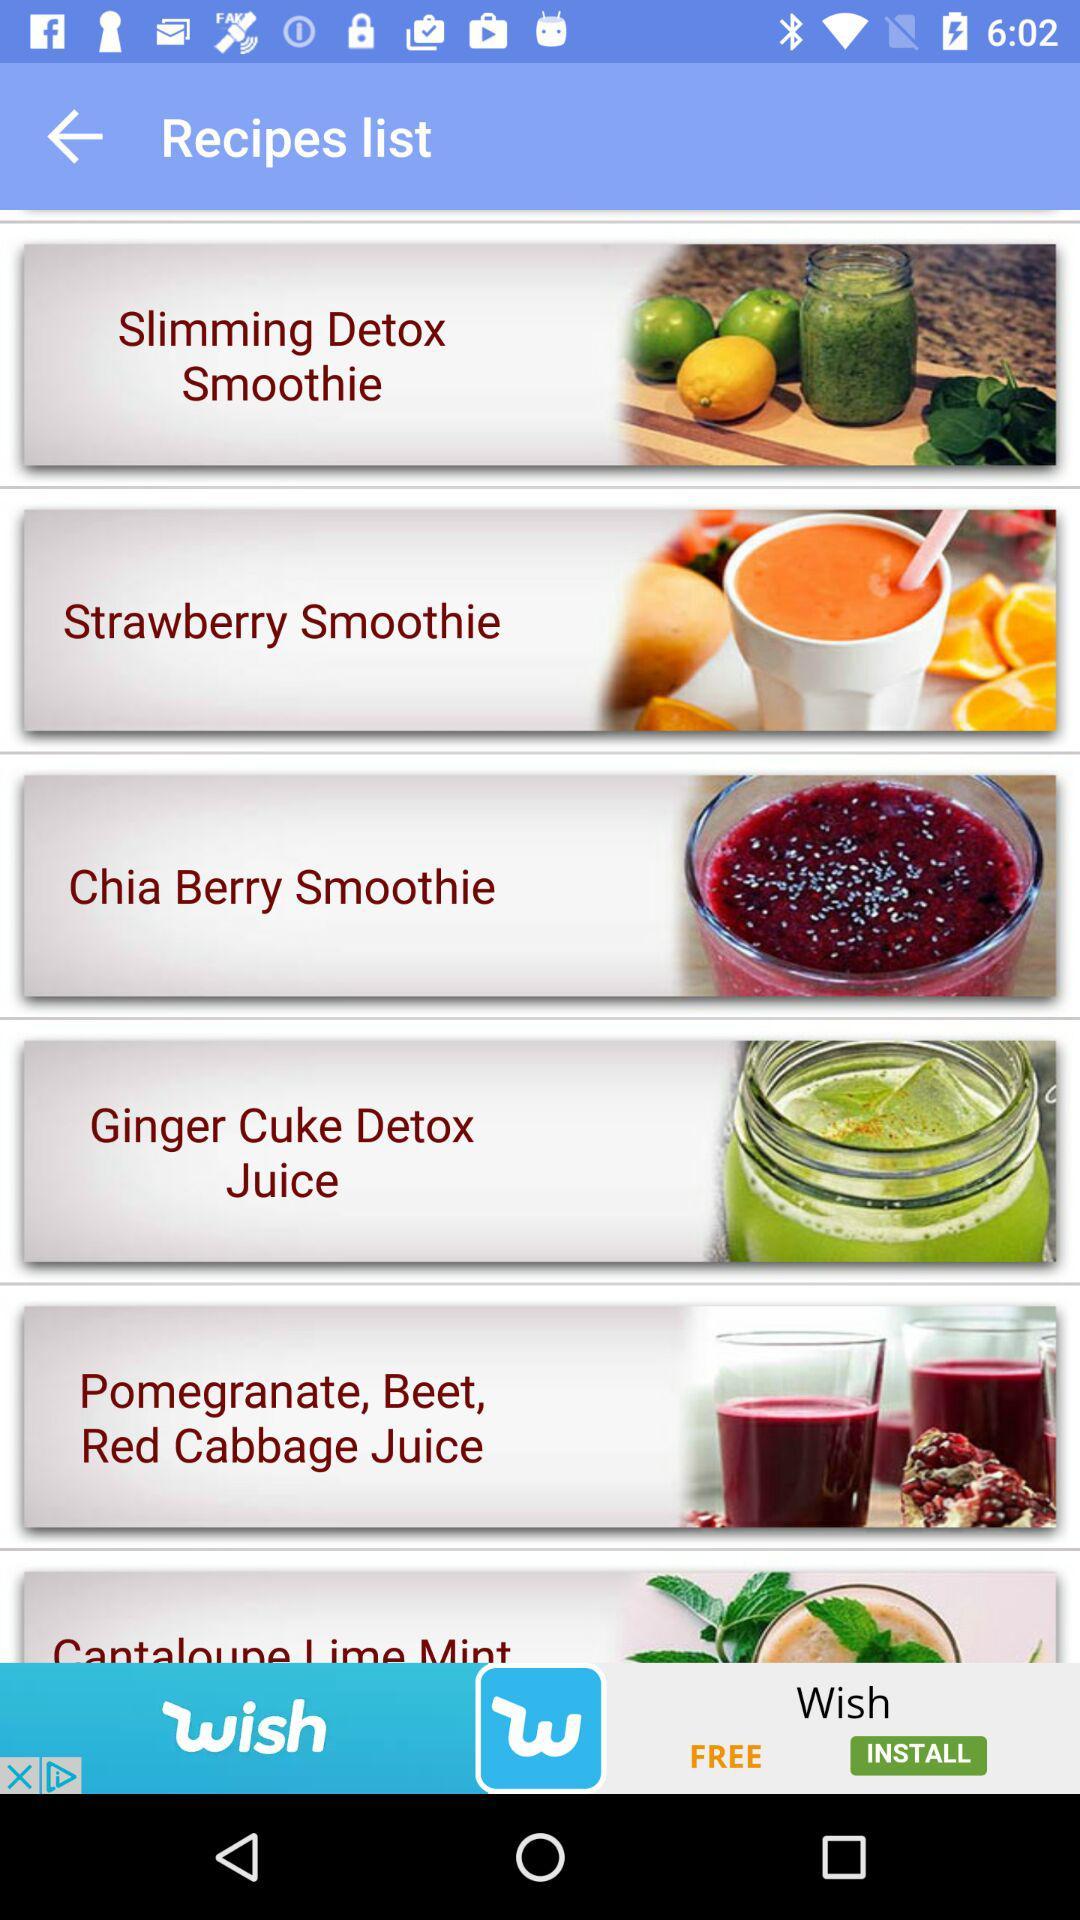 Image resolution: width=1080 pixels, height=1920 pixels. Describe the element at coordinates (73, 135) in the screenshot. I see `go back` at that location.